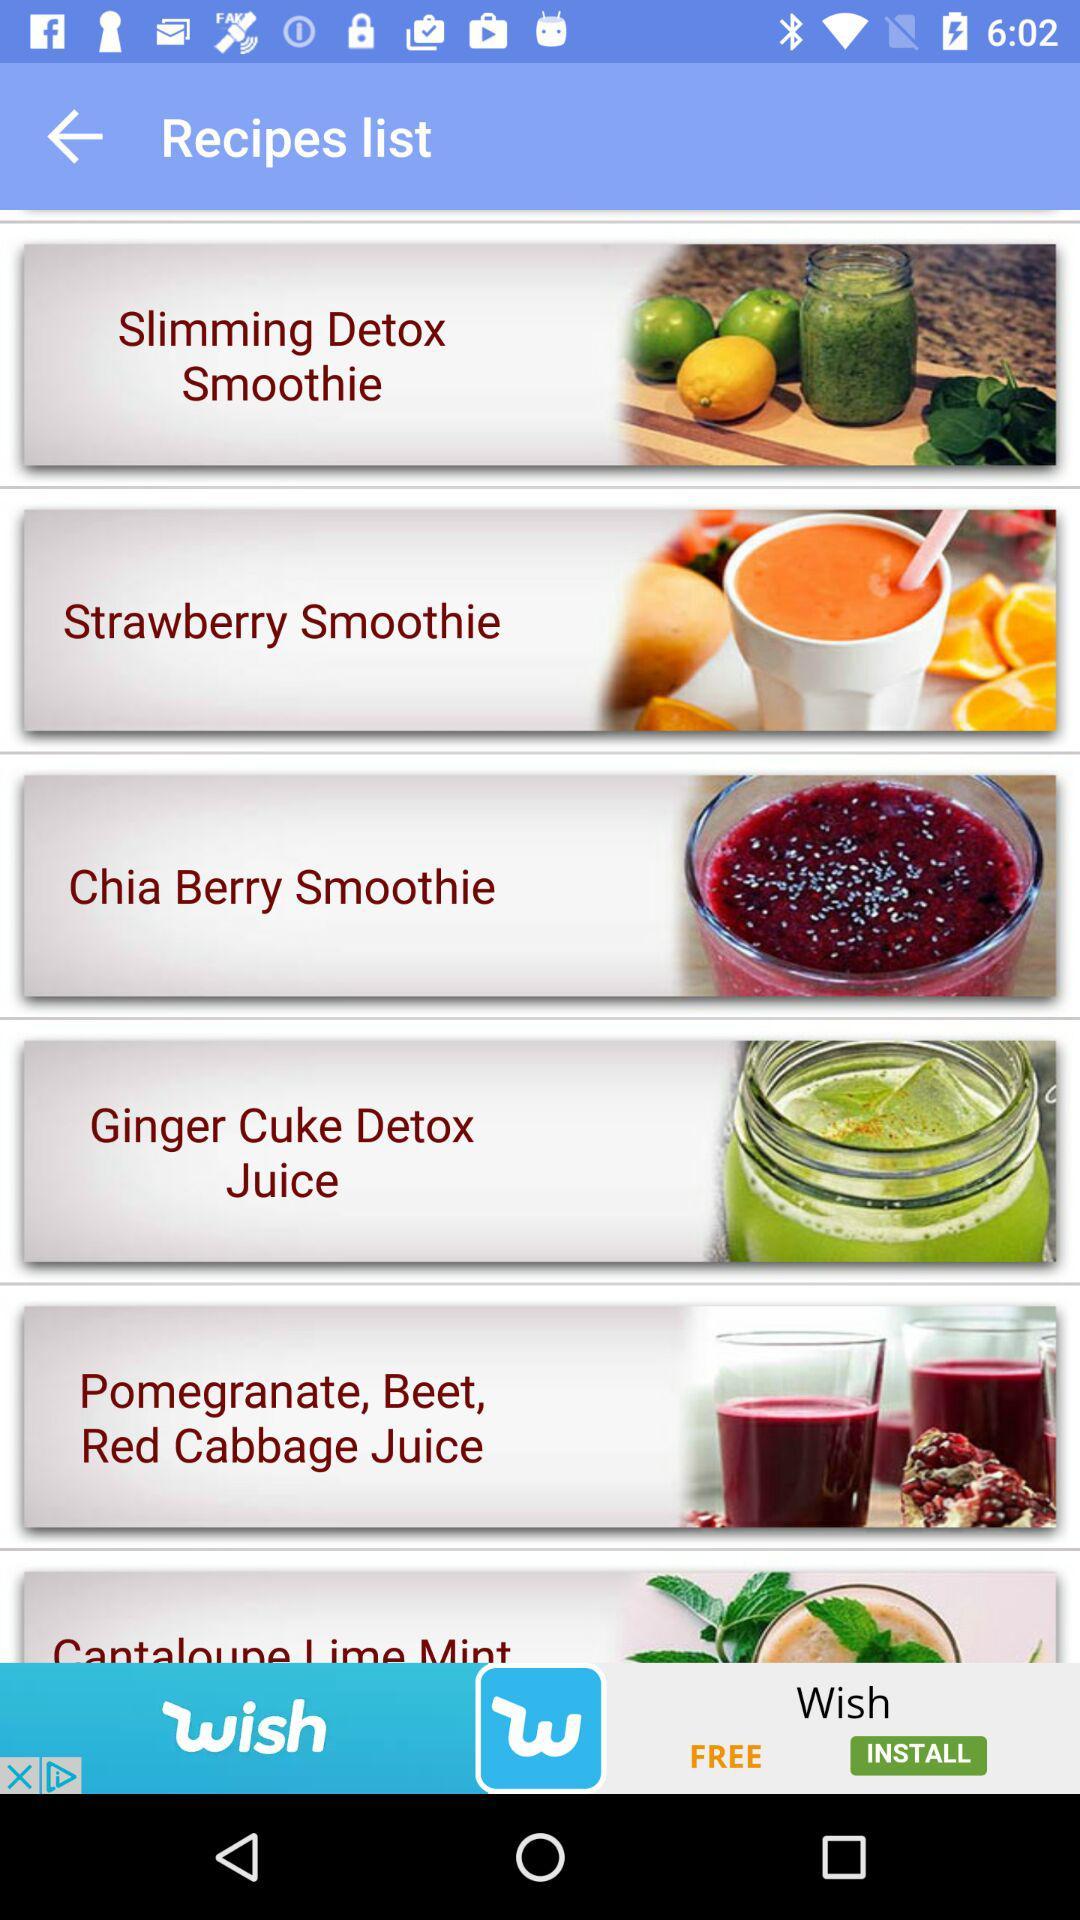 Image resolution: width=1080 pixels, height=1920 pixels. Describe the element at coordinates (73, 135) in the screenshot. I see `go back` at that location.